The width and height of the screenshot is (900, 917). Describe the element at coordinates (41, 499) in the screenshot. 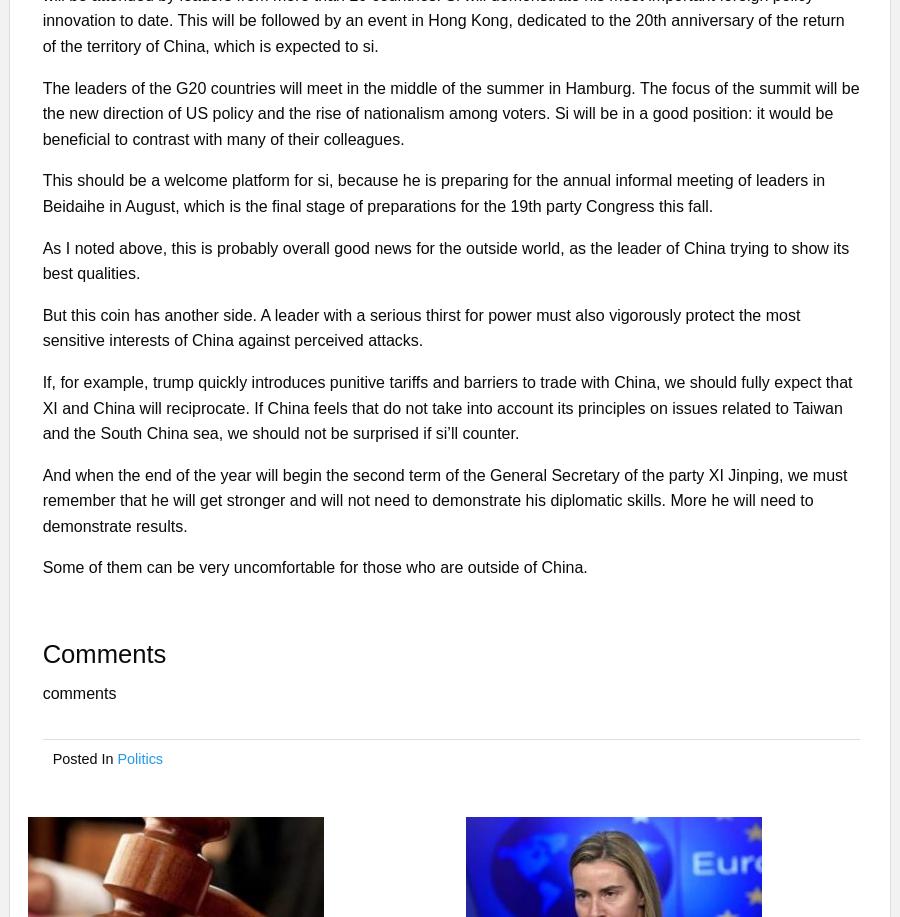

I see `'And when the end of the year will begin the second term of the General Secretary of the party XI Jinping, we must remember that he will get stronger and will not need to demonstrate his diplomatic skills. More he will need to demonstrate results.'` at that location.